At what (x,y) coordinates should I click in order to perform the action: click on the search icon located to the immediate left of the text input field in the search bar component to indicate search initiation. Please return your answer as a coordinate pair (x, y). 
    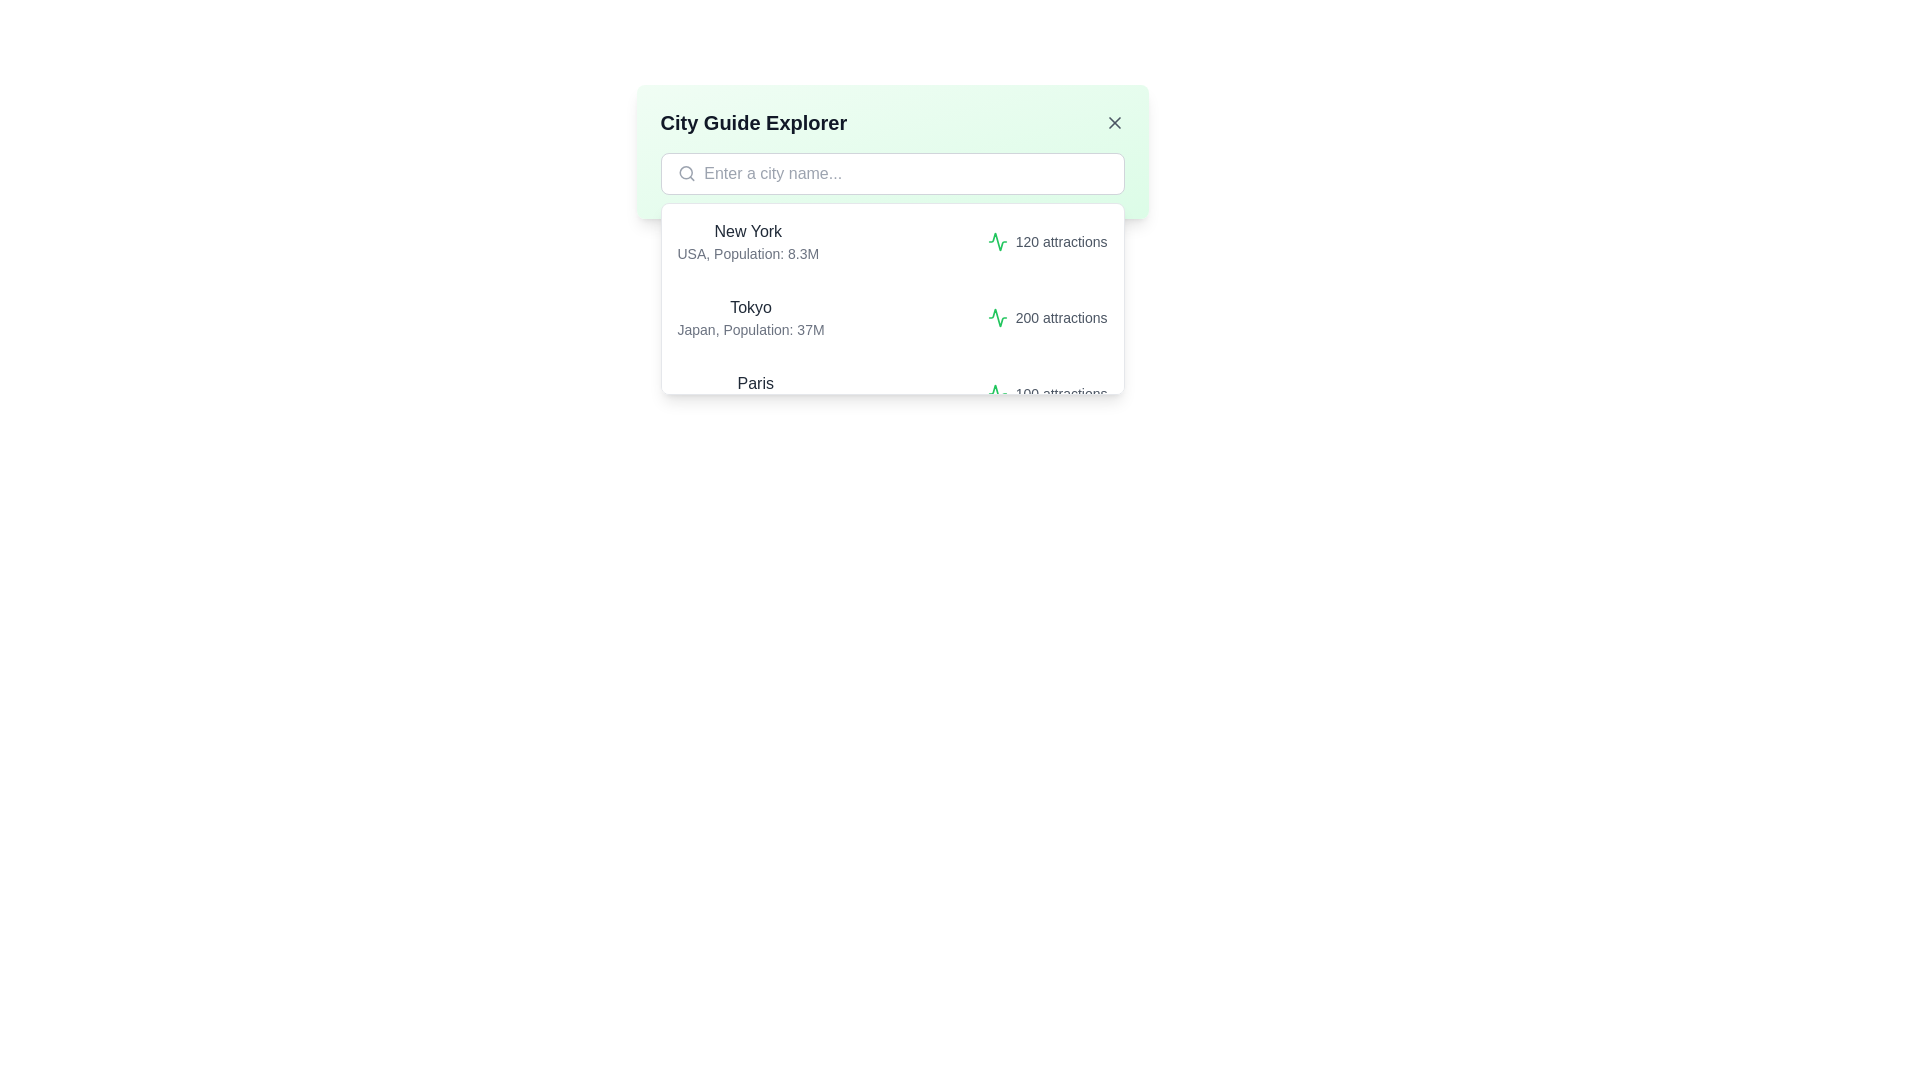
    Looking at the image, I should click on (686, 172).